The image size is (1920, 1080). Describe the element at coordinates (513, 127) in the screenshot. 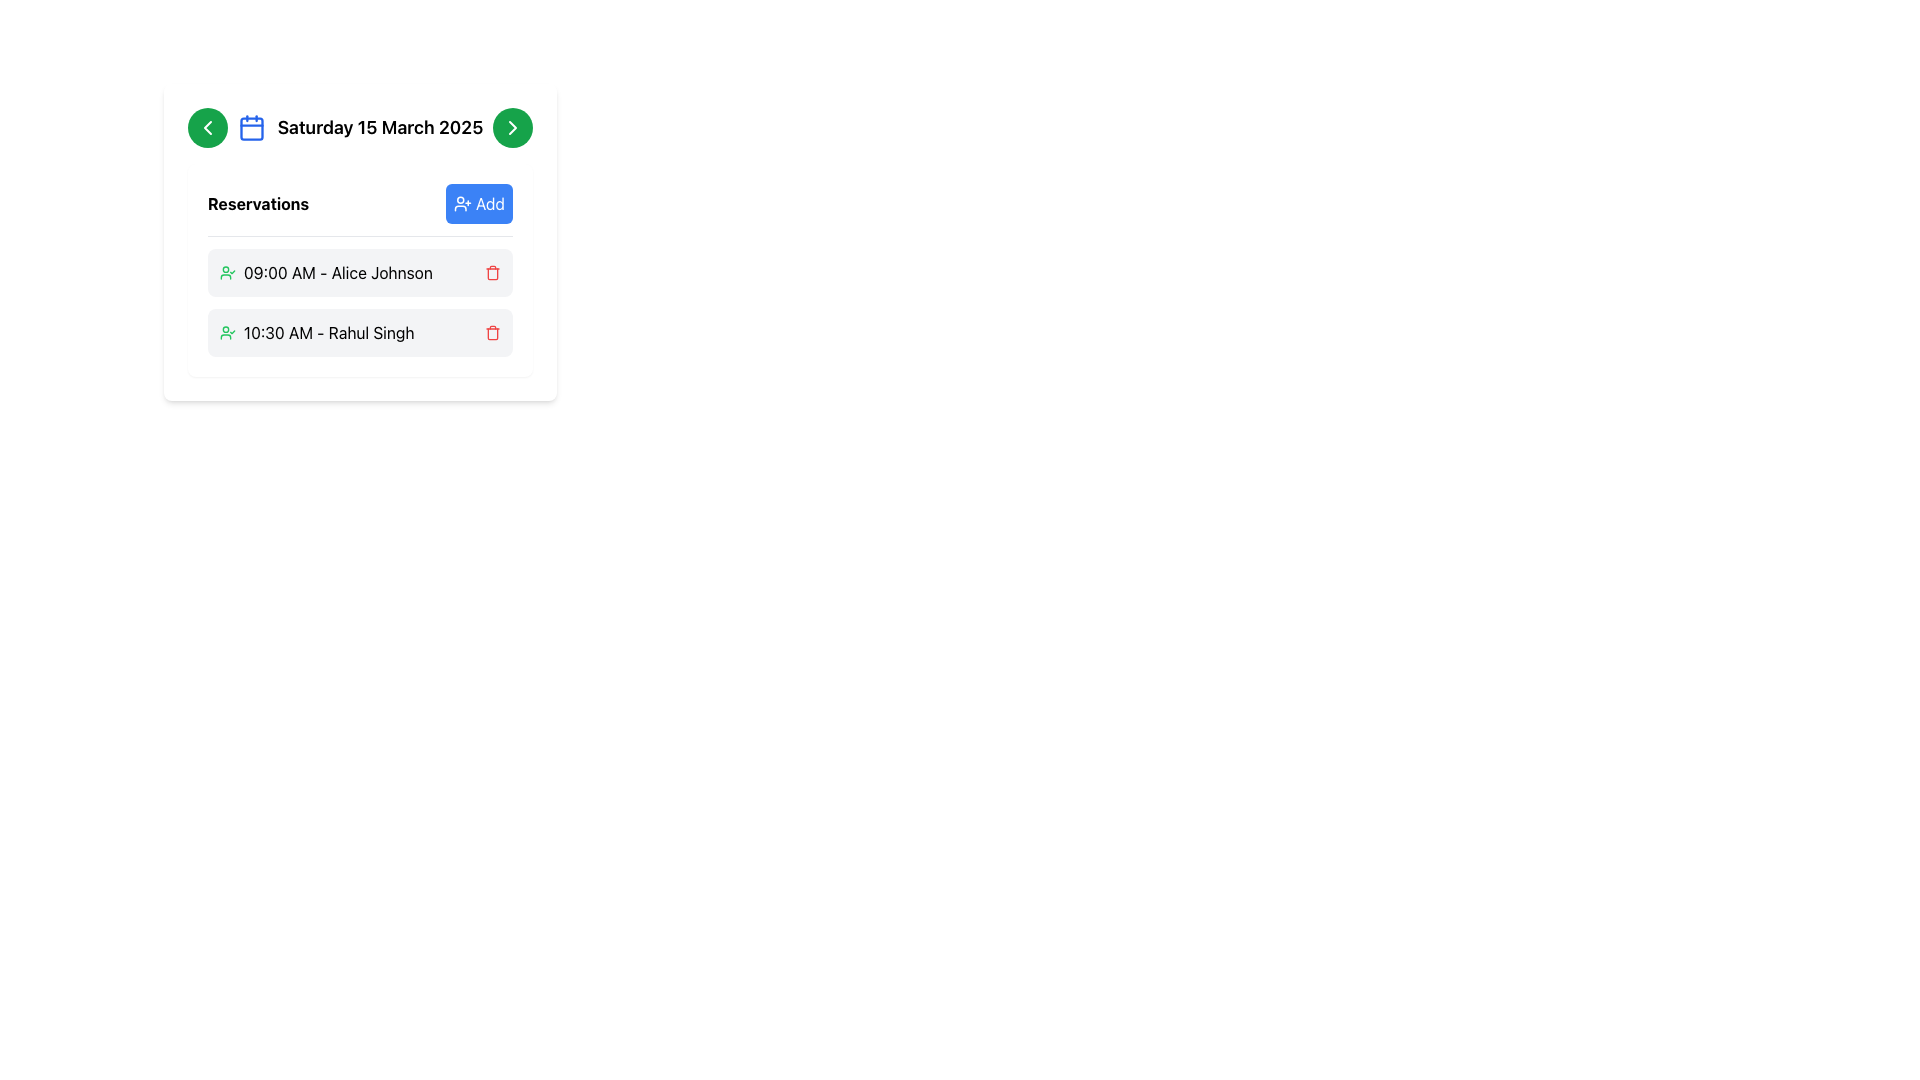

I see `the circular green button with a white chevron pointing to the right` at that location.